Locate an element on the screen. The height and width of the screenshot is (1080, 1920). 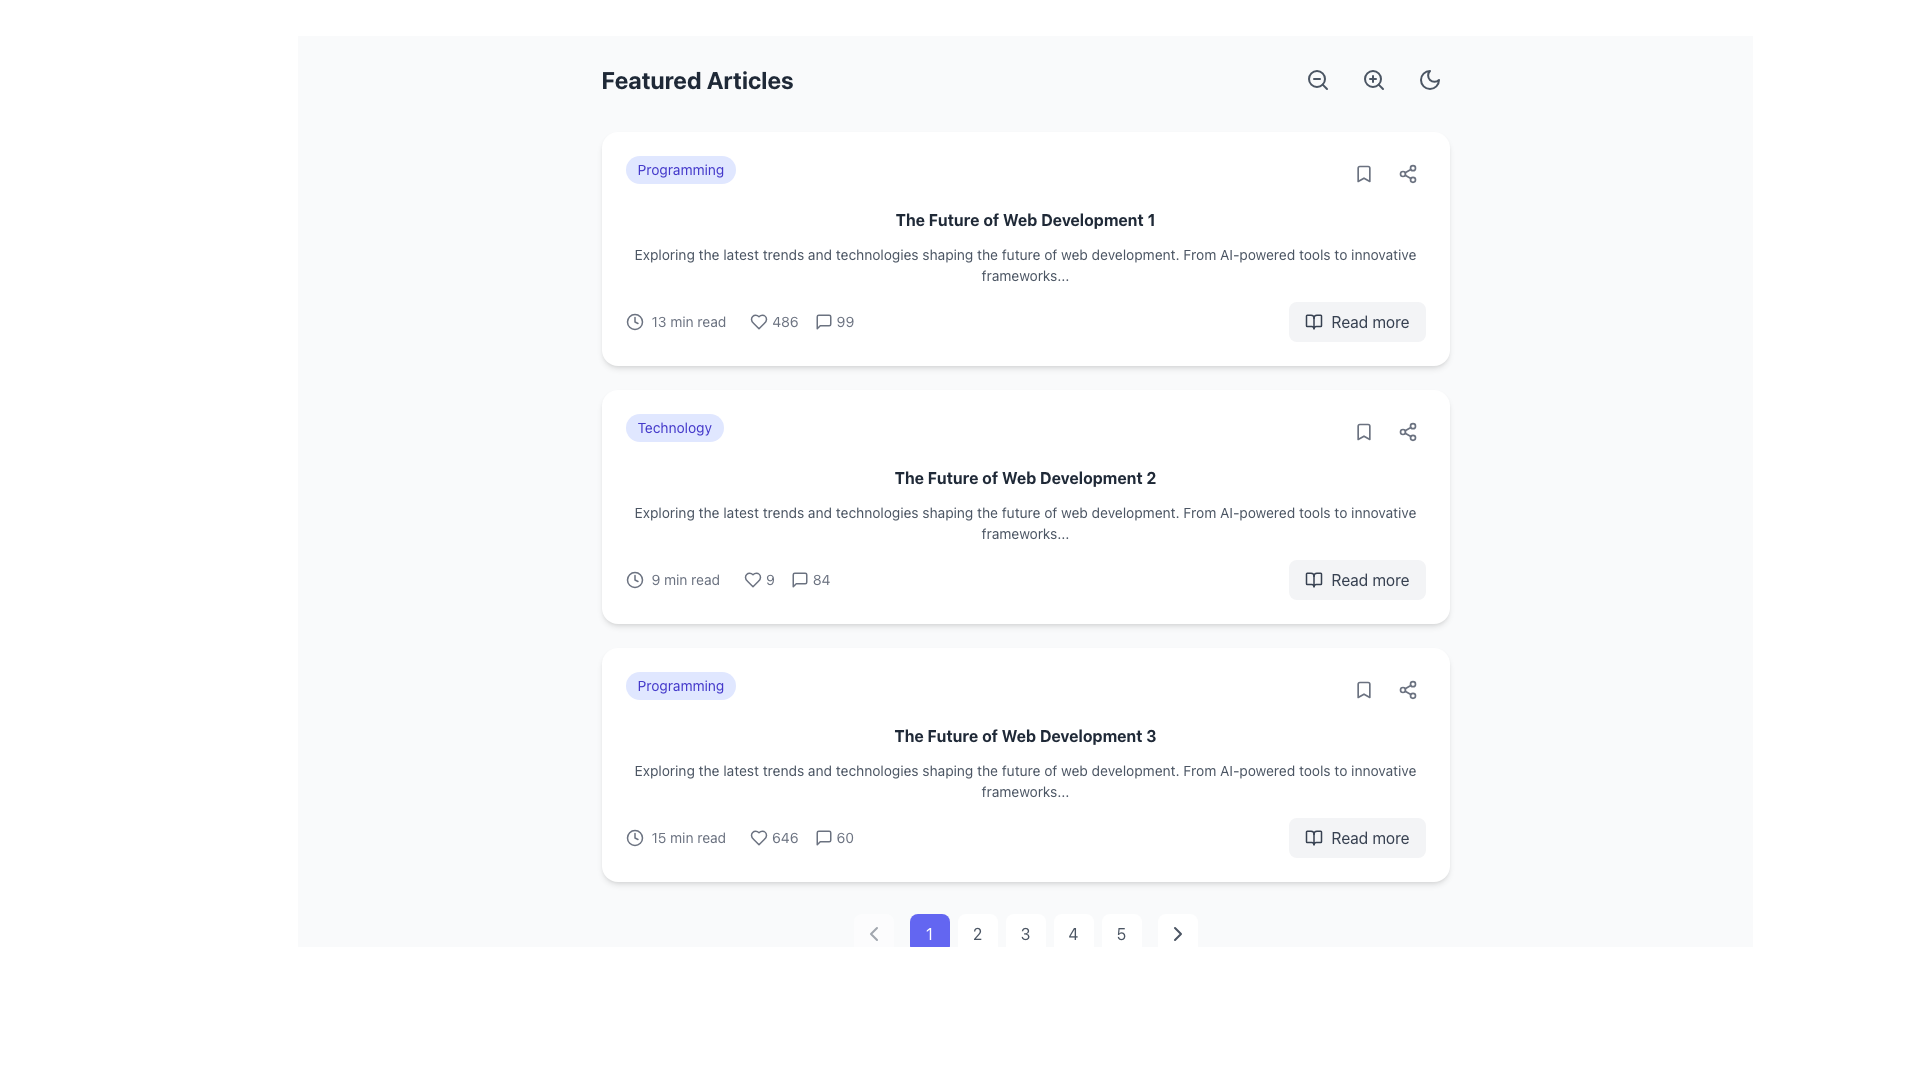
the bookmark-shaped icon located at the top-right of the article preview section is located at coordinates (1362, 172).